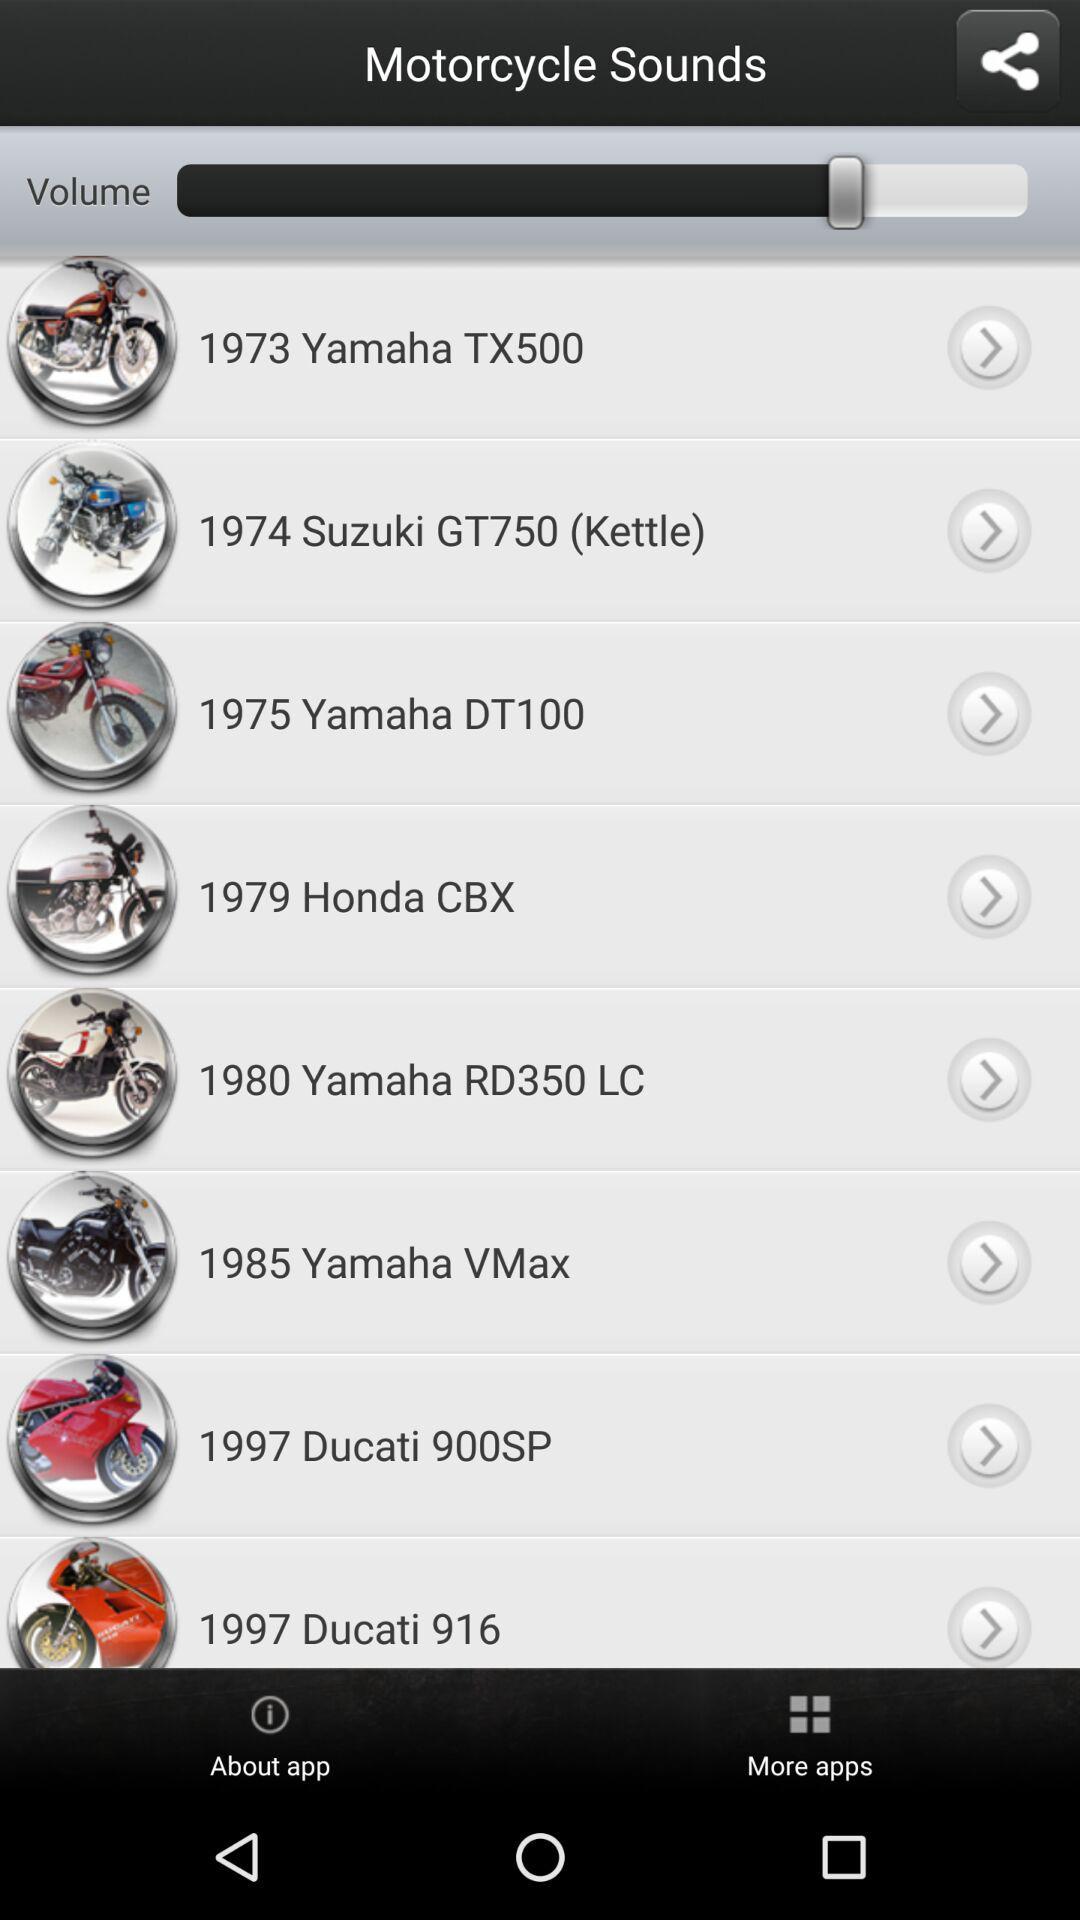 The height and width of the screenshot is (1920, 1080). Describe the element at coordinates (987, 1260) in the screenshot. I see `motorcycle` at that location.